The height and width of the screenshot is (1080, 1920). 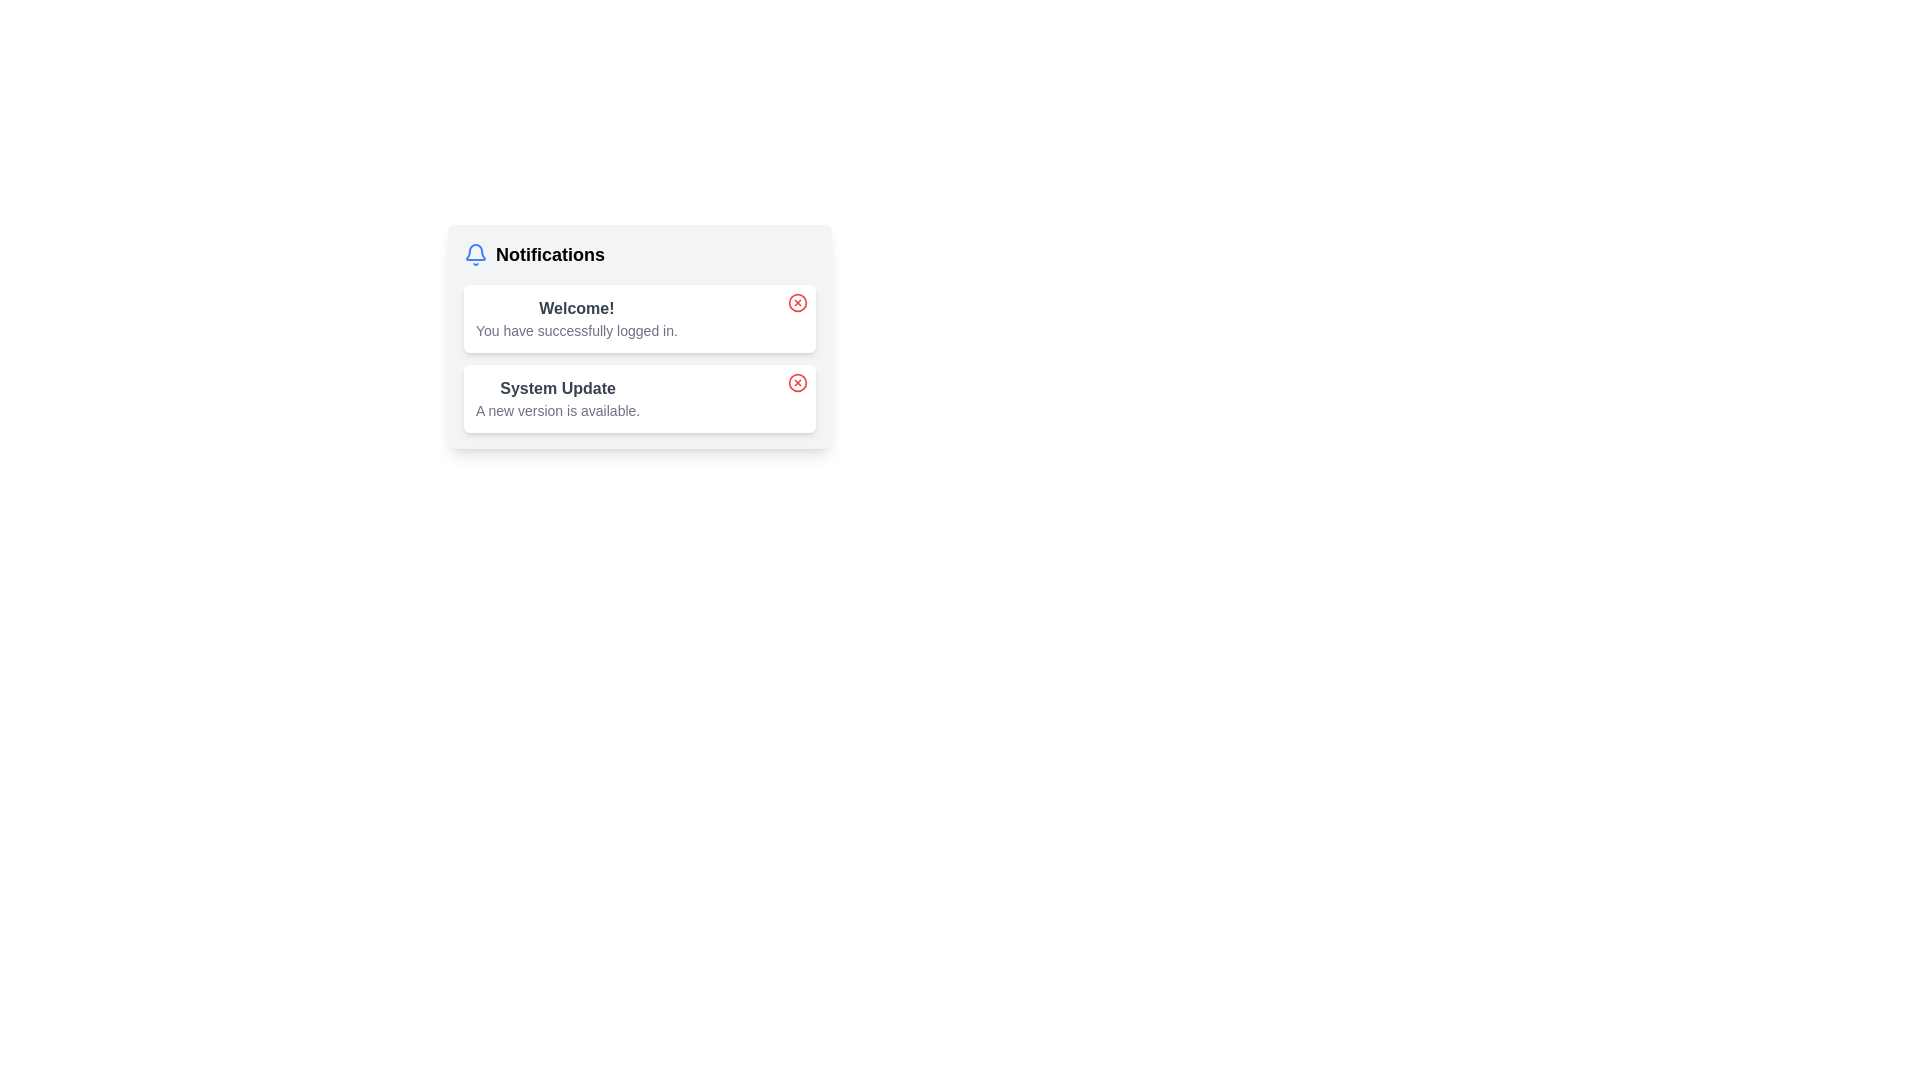 I want to click on the blue bell icon representing notifications, which is located to the left of the text 'Notifications', so click(x=474, y=253).